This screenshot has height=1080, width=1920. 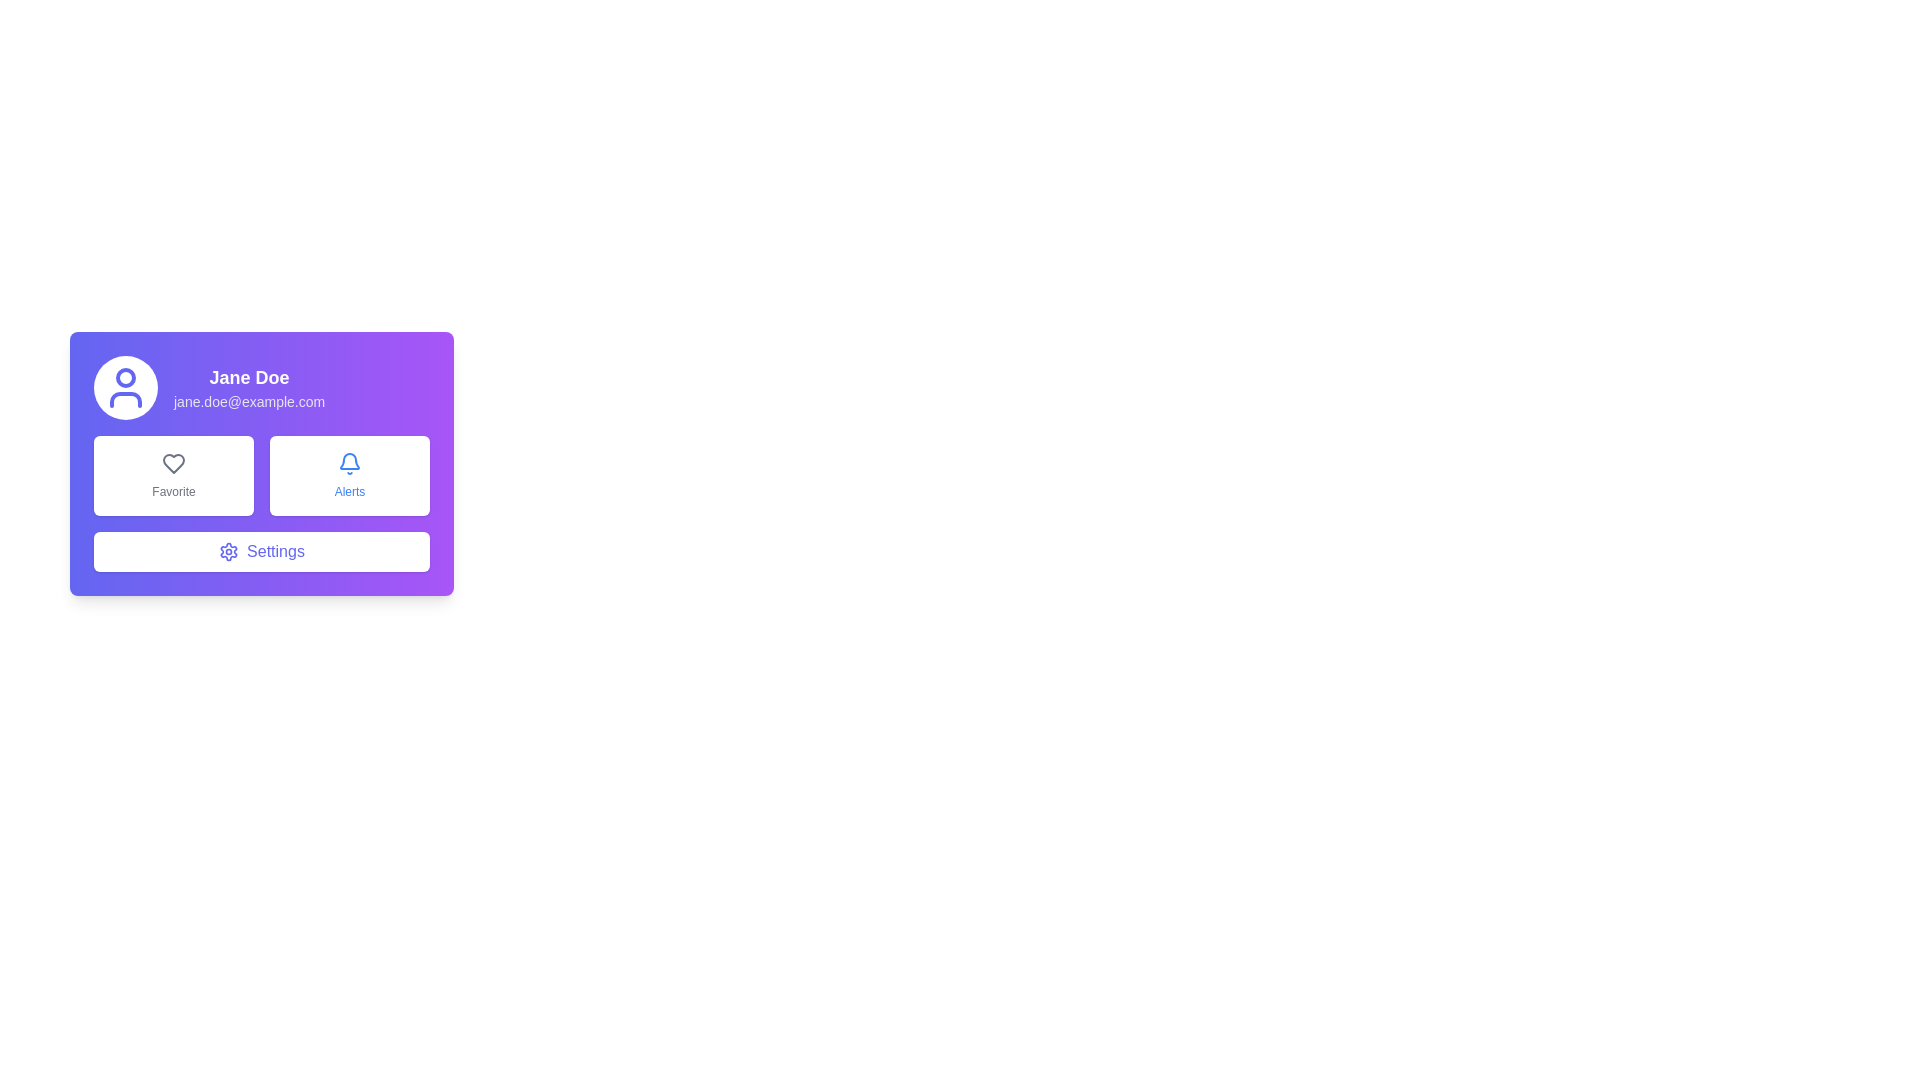 I want to click on the circular icon button with a white background and blue person icon located at the leftmost position of the user's profile card, so click(x=124, y=388).